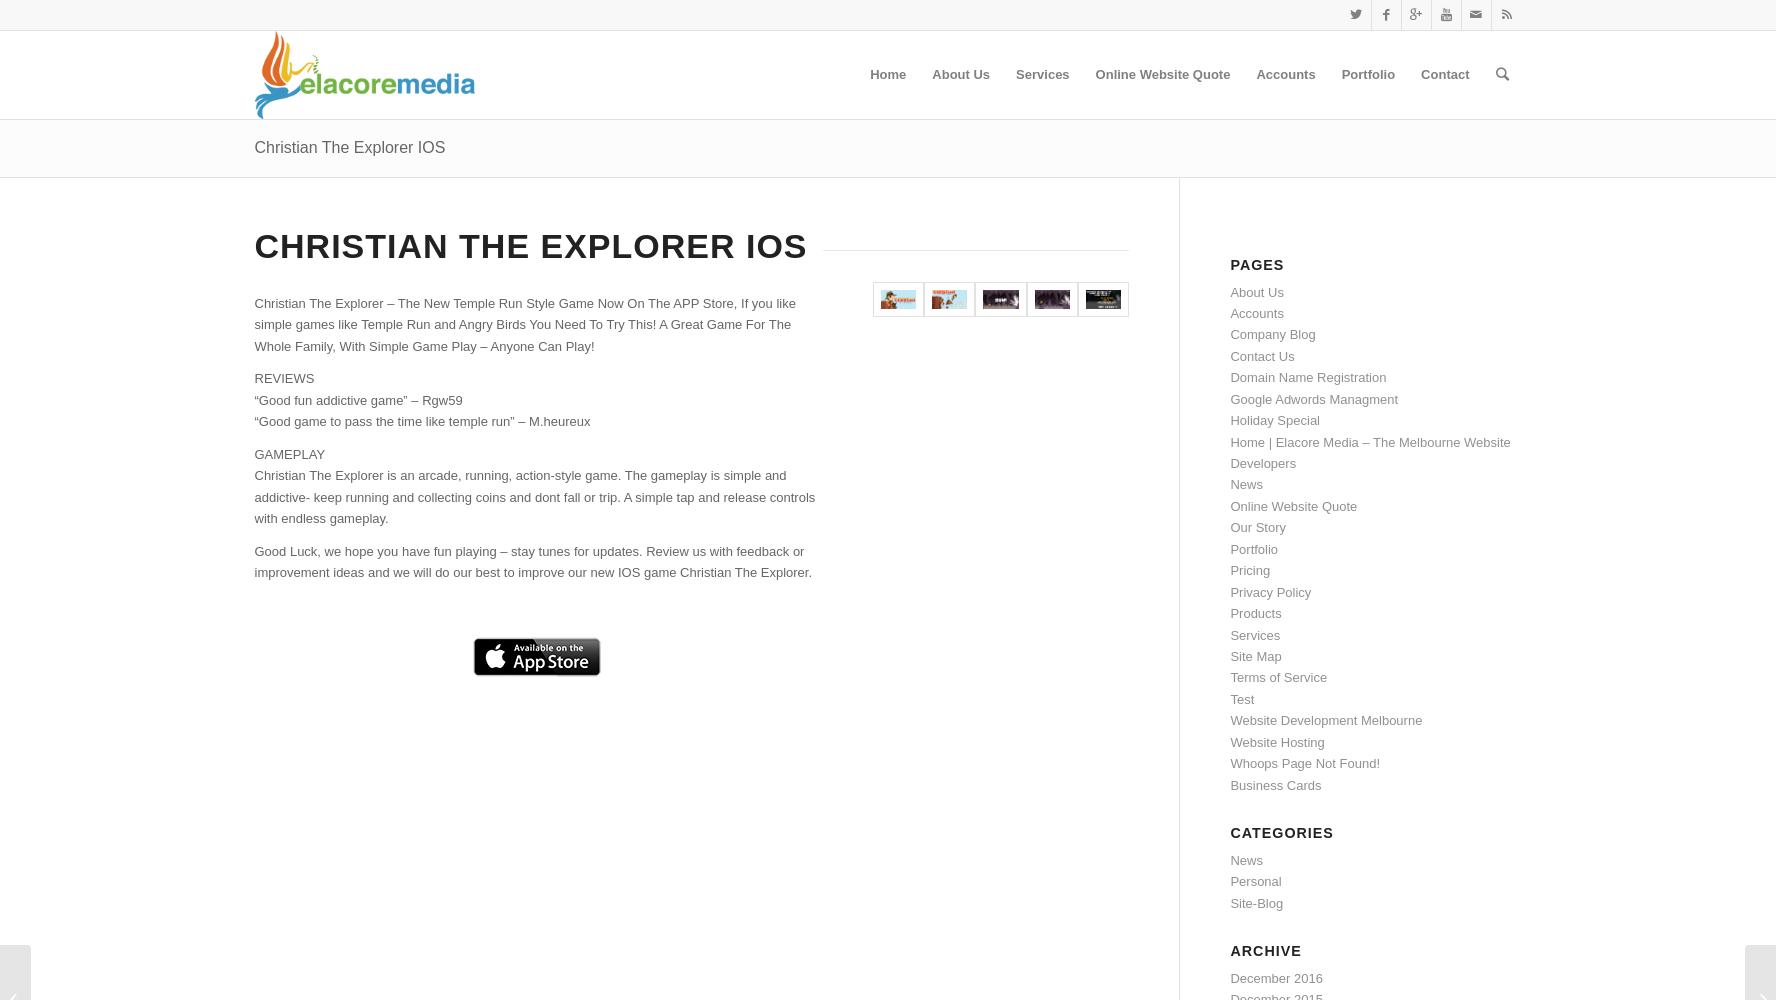 This screenshot has height=1000, width=1776. Describe the element at coordinates (289, 452) in the screenshot. I see `'GAMEPLAY'` at that location.